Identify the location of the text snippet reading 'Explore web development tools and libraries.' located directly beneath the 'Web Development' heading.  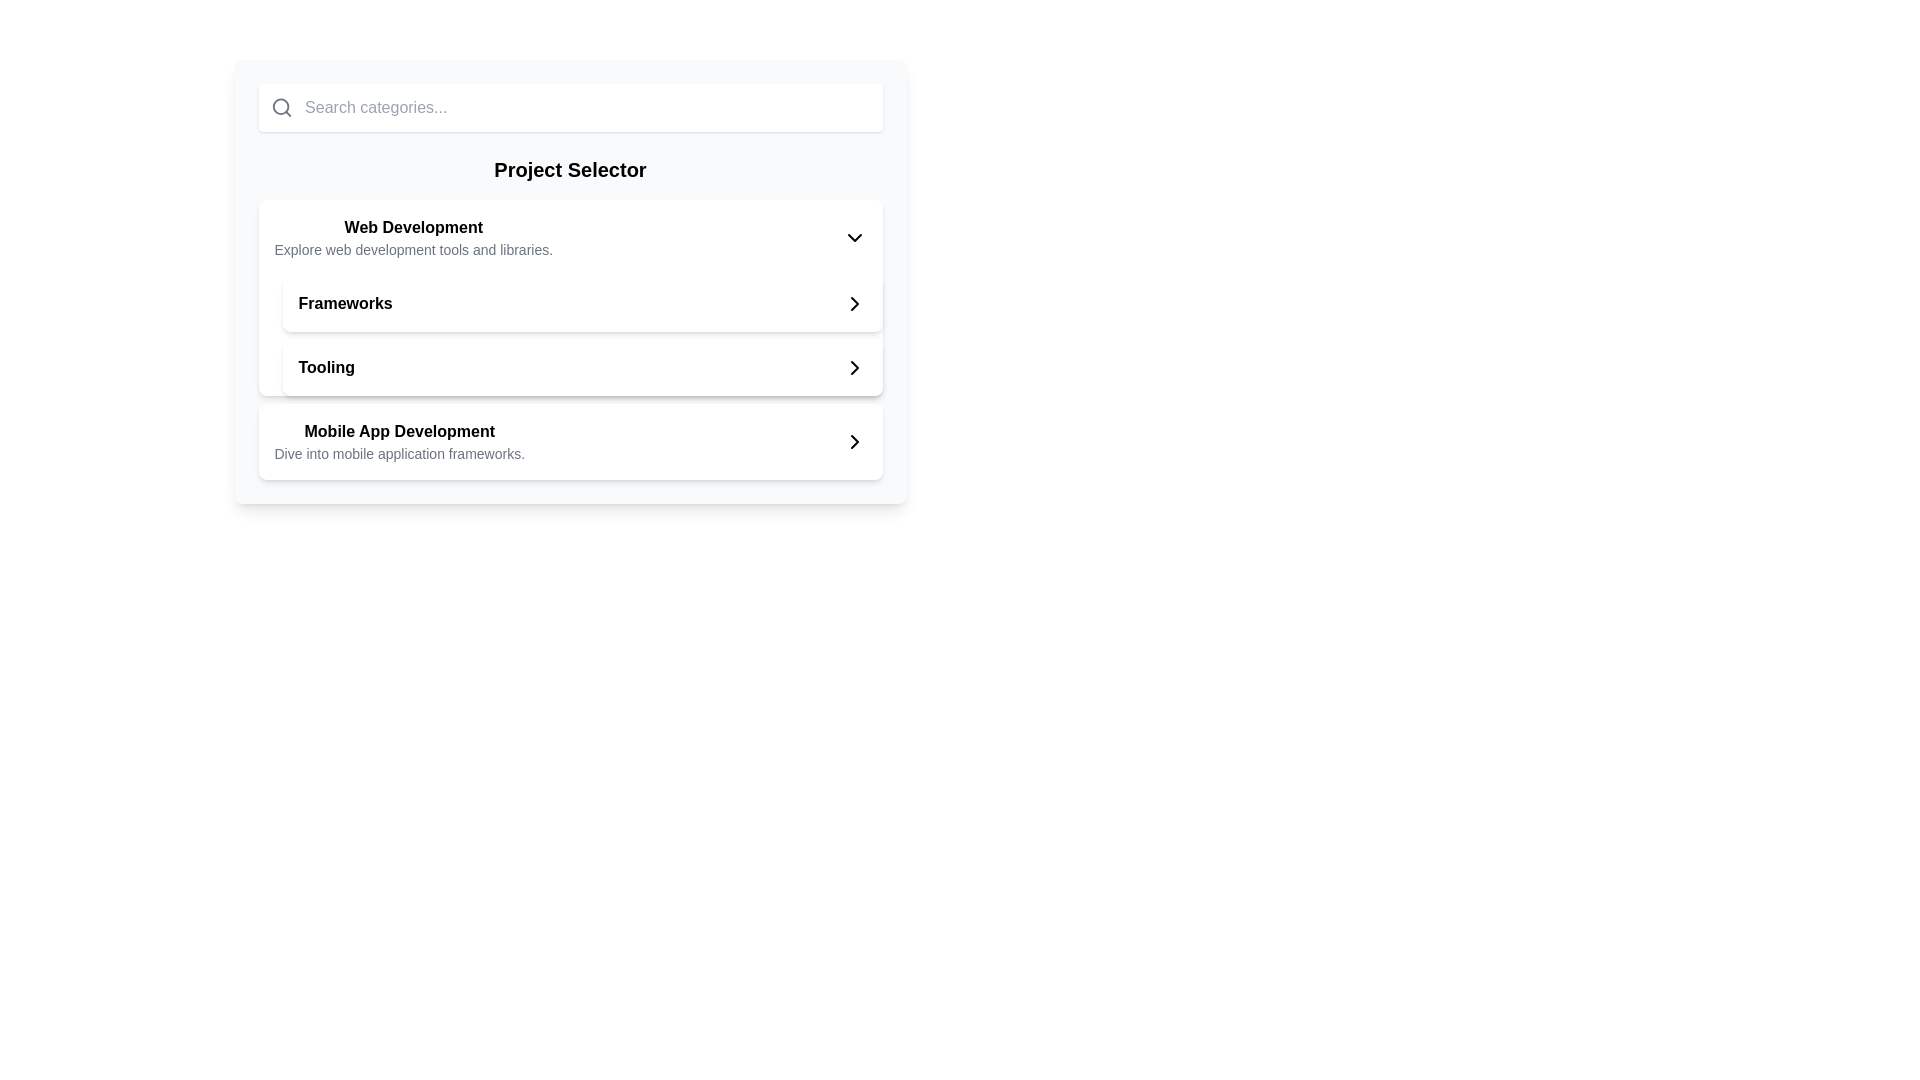
(412, 249).